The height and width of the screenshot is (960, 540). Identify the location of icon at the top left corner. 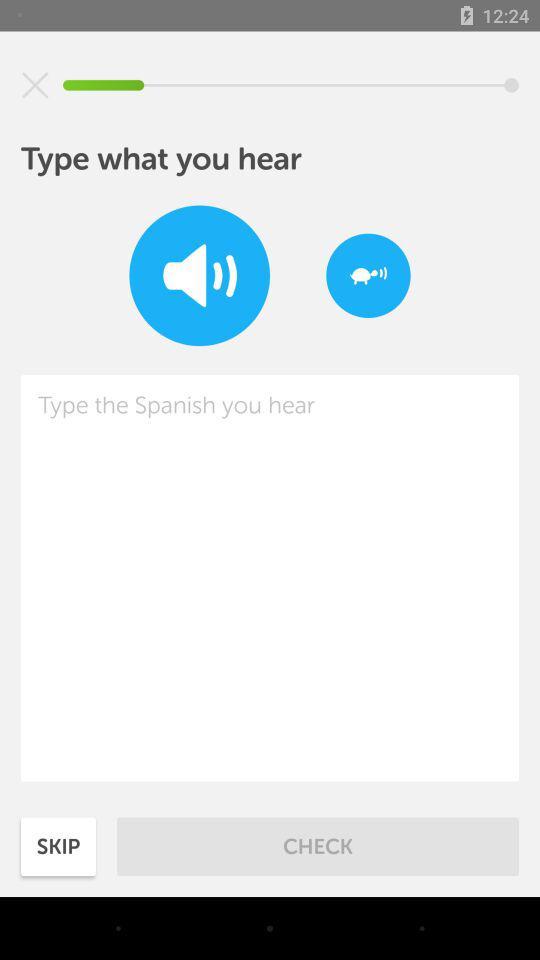
(35, 85).